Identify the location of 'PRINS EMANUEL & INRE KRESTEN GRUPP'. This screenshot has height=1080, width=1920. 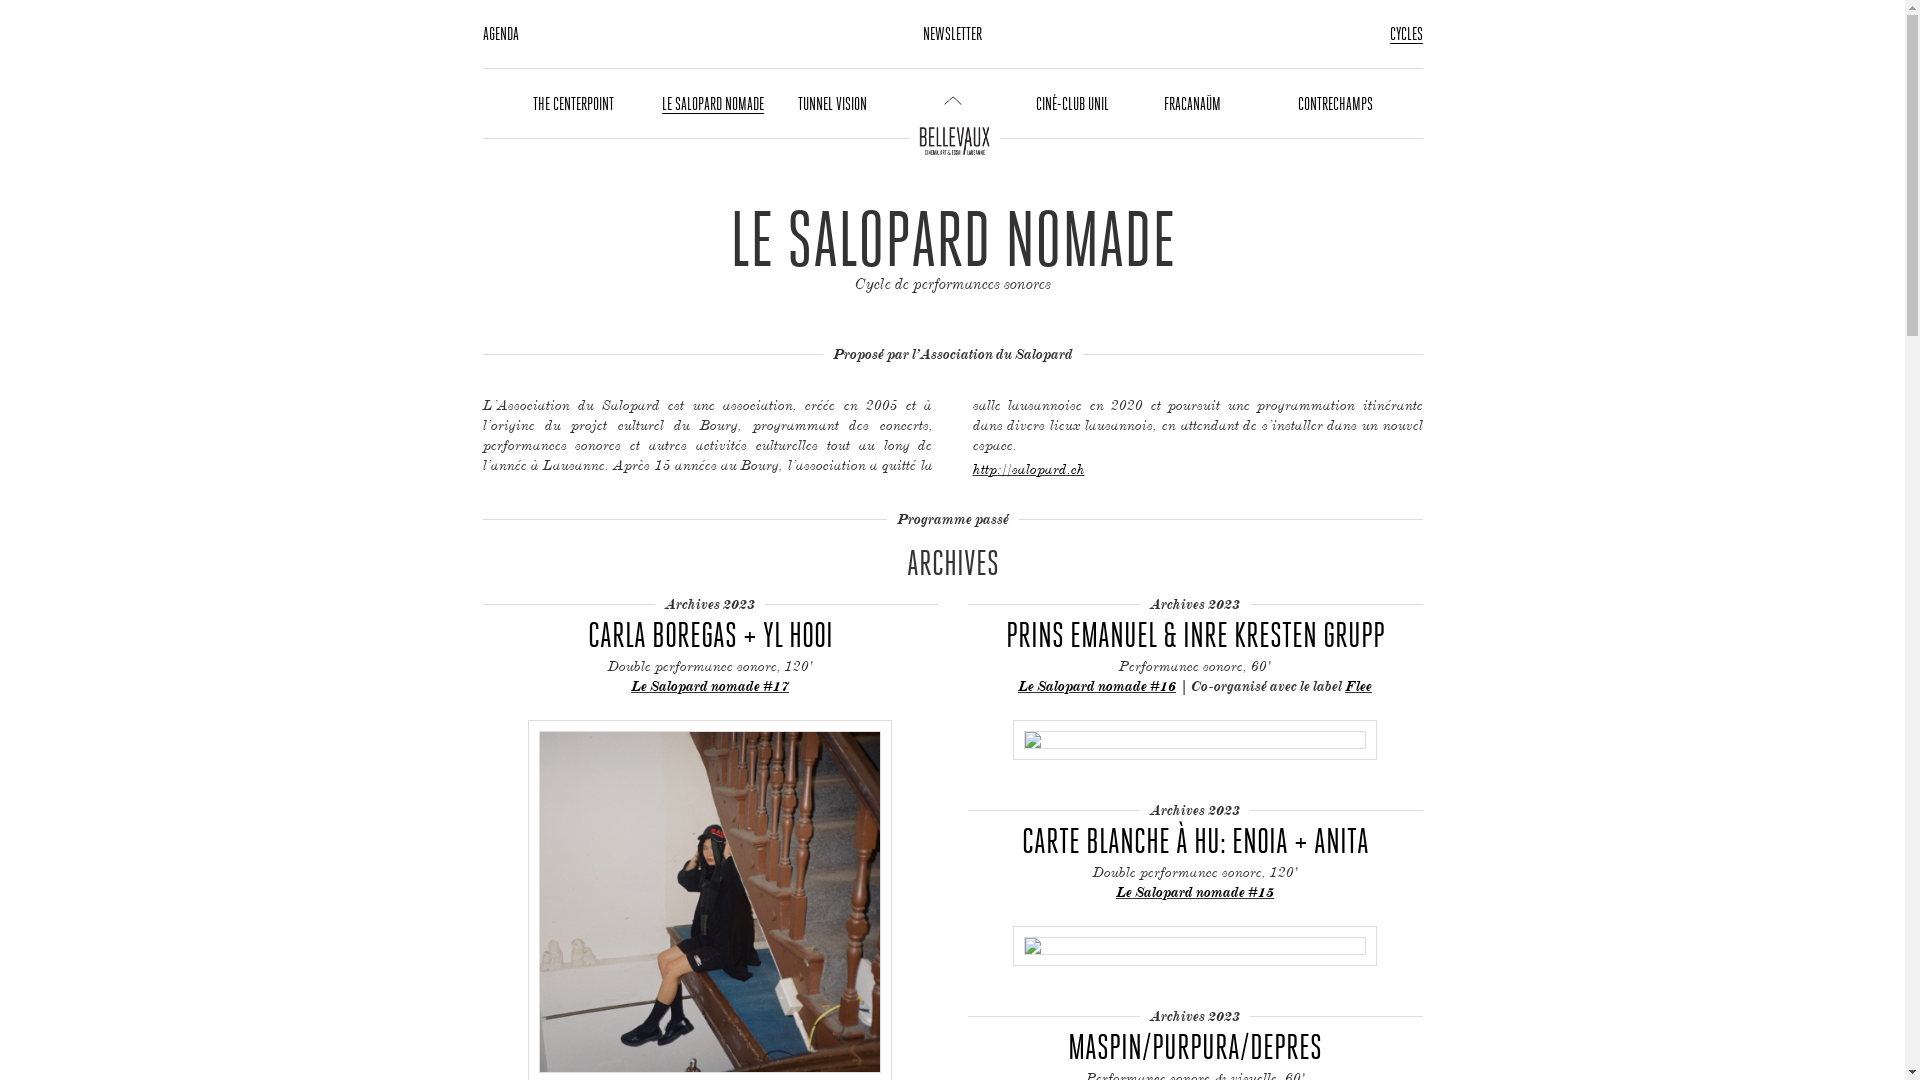
(1195, 633).